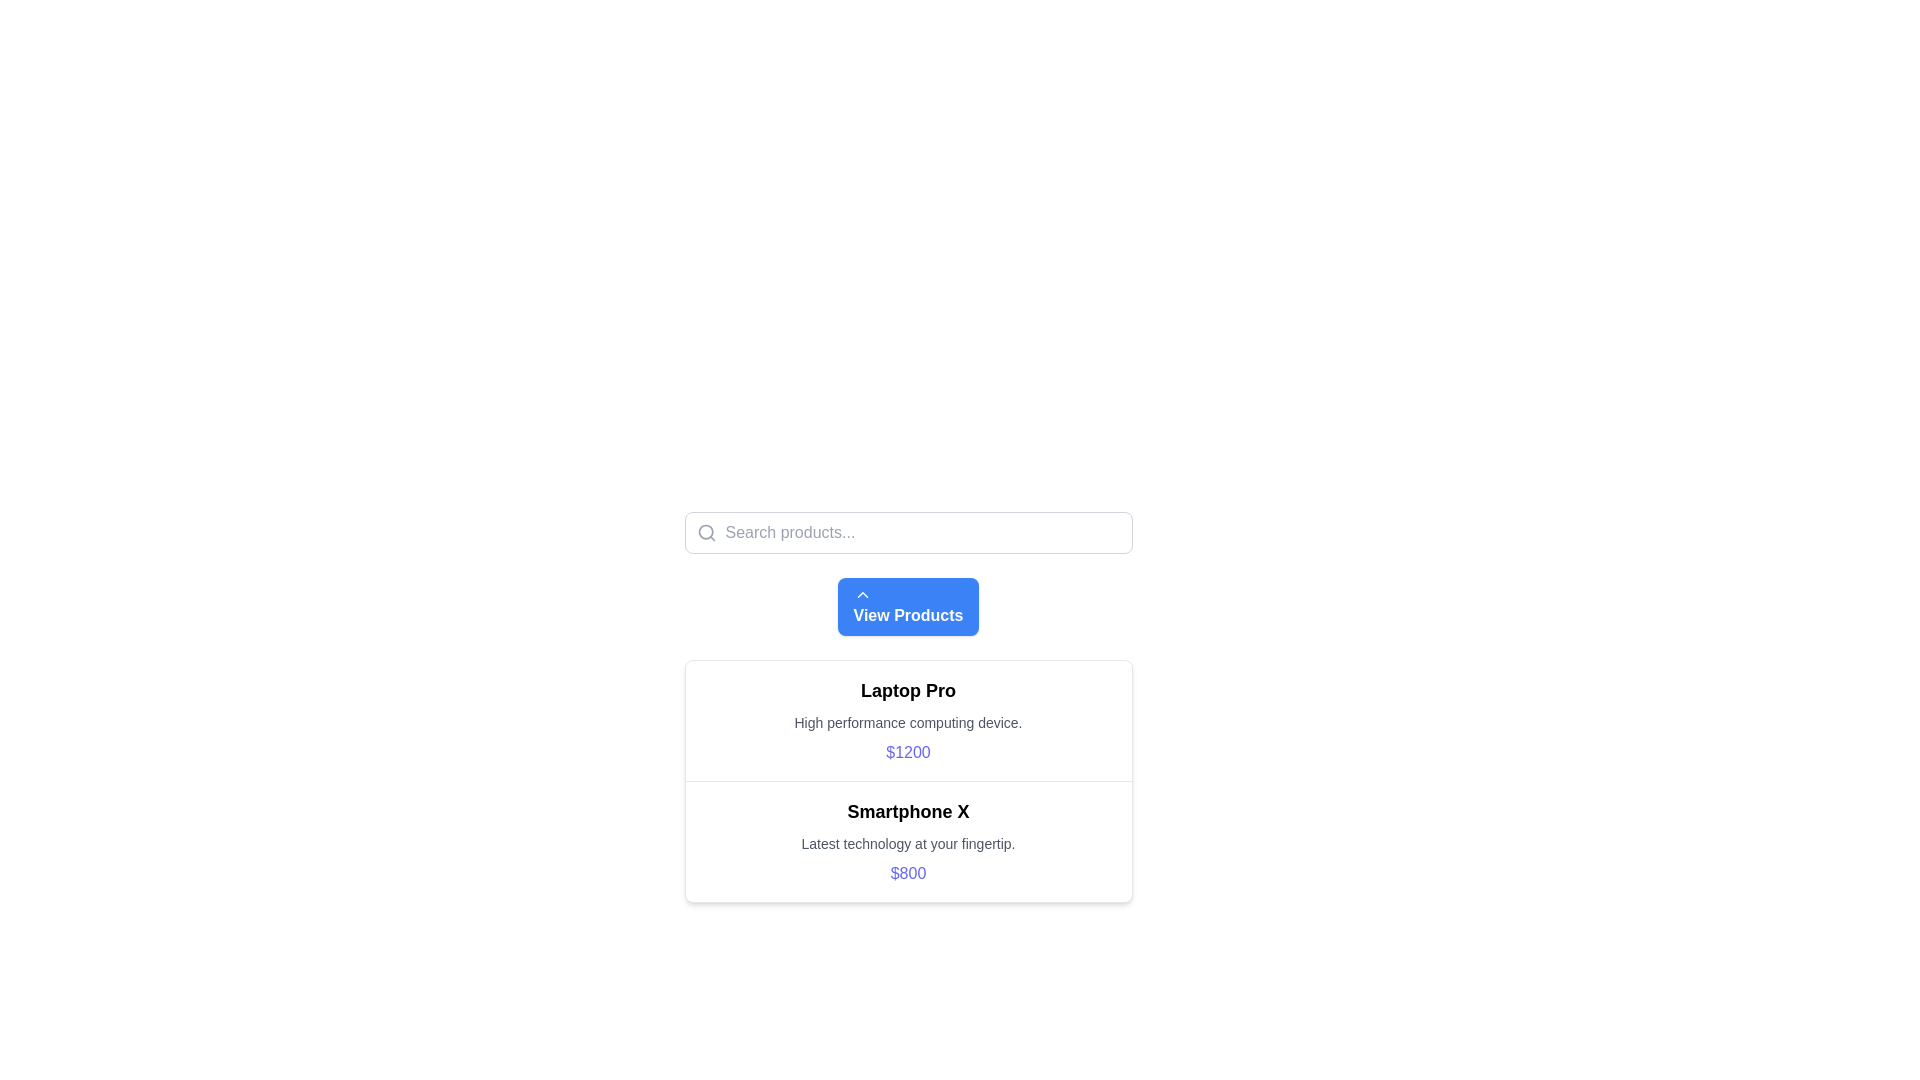 The image size is (1920, 1080). I want to click on the circular graphic element of the search icon, which symbolizes the central glass area of the magnifying glass, located inside the search bar near the top of the interface, so click(705, 531).